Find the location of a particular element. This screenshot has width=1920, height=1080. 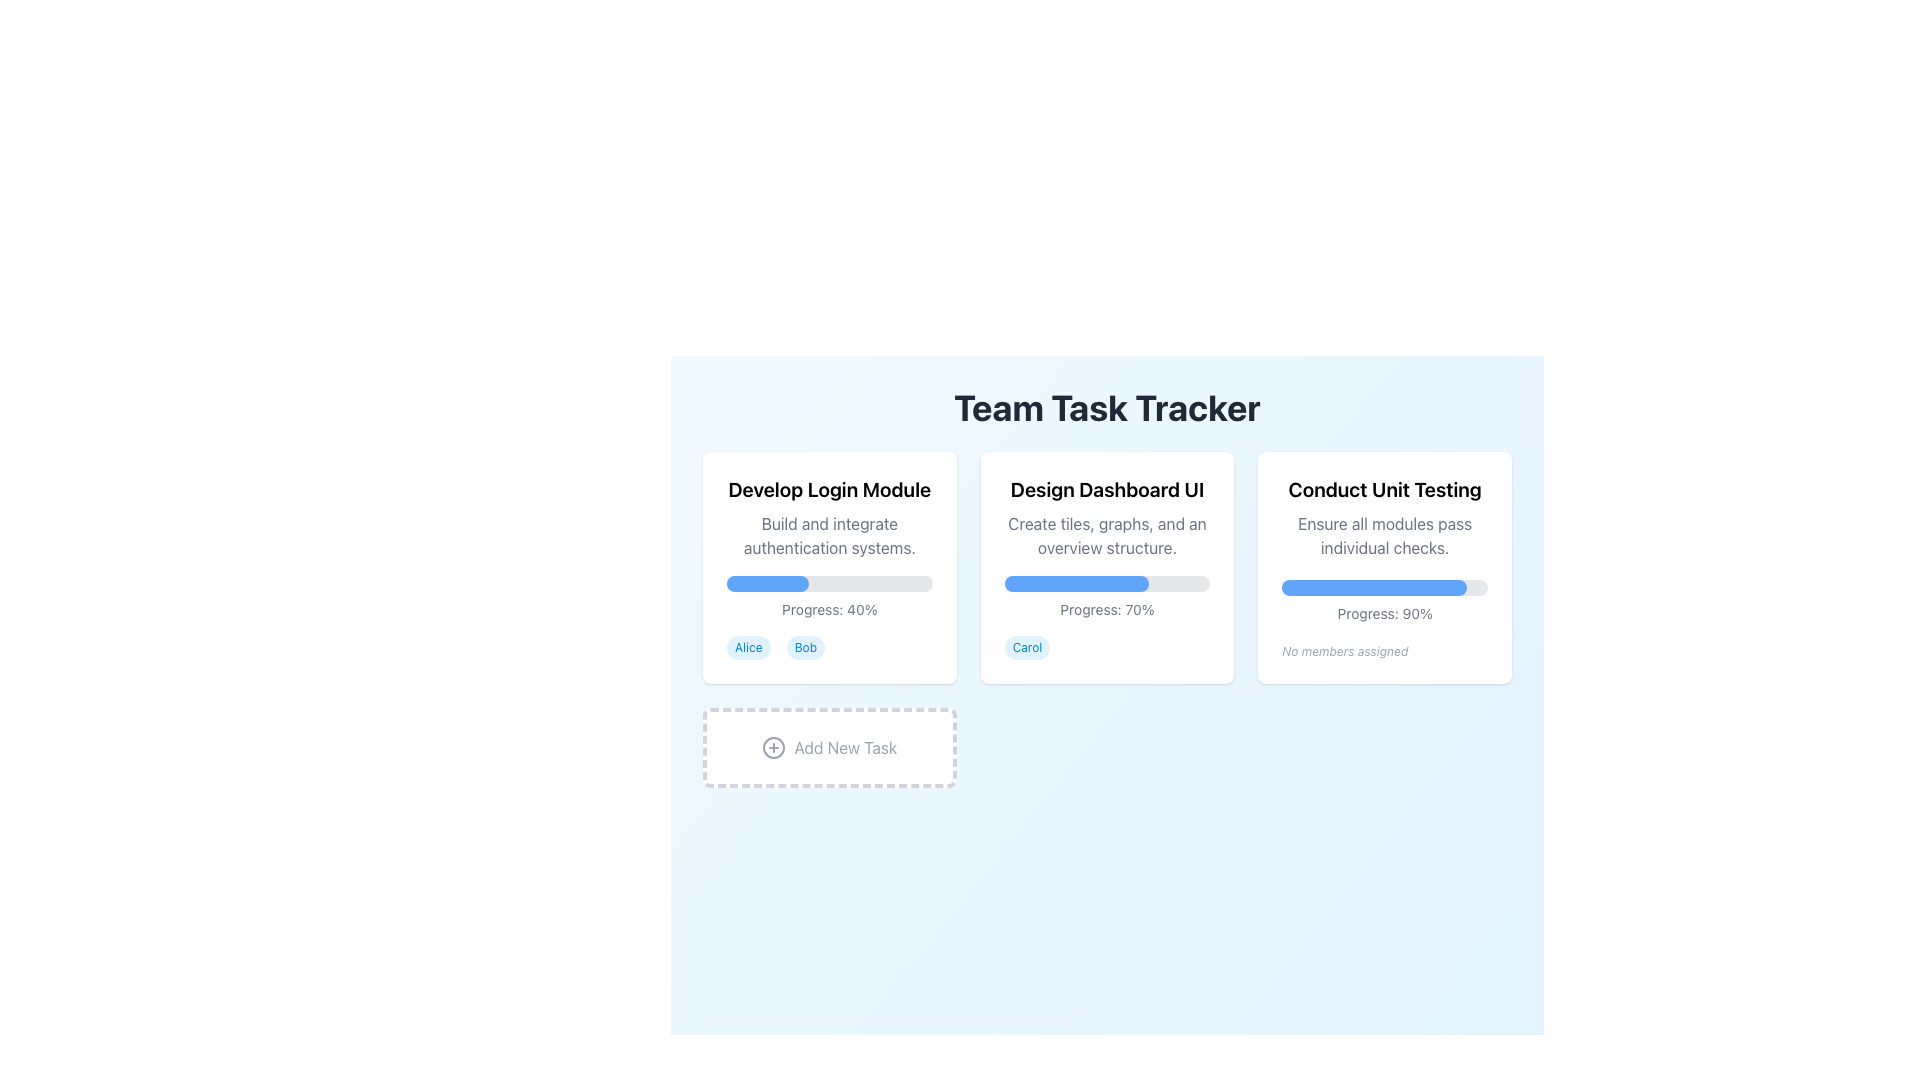

the Static Text Display that shows the numeric percentage progress associated with a task, located below the graphical progress bar in the middle column of the team task tracker card layout is located at coordinates (1106, 608).